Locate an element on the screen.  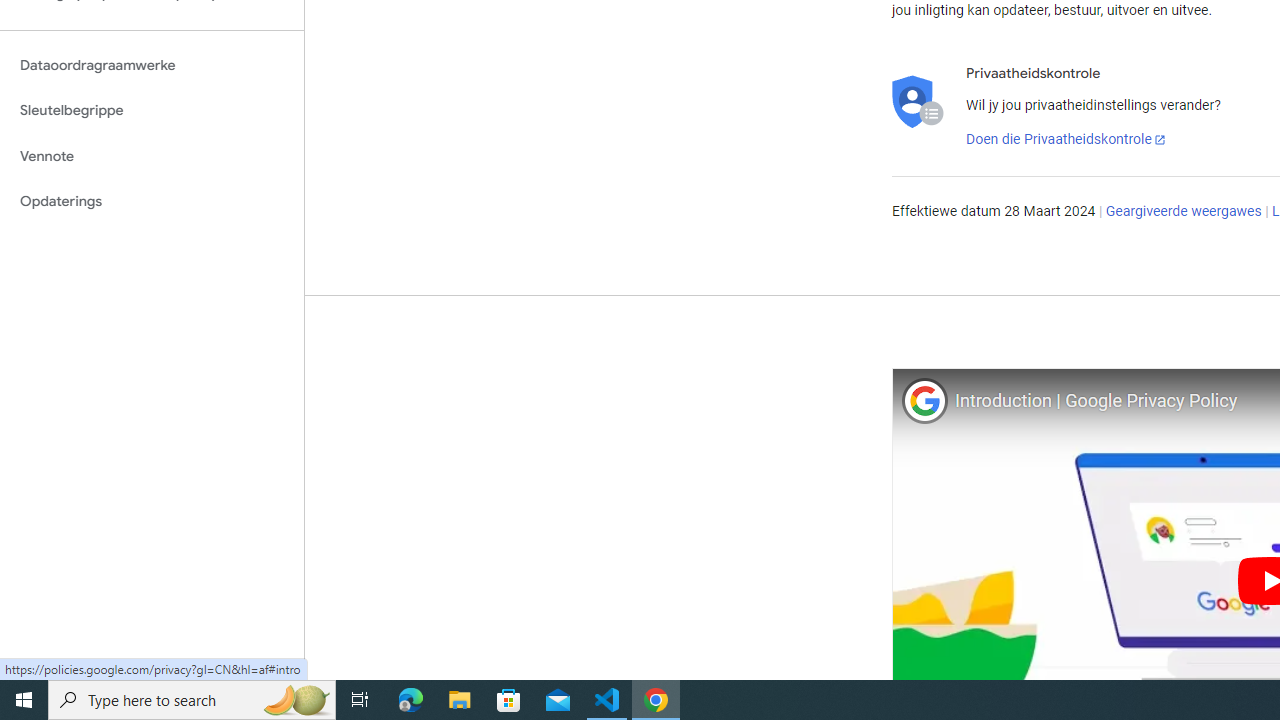
'Opdaterings' is located at coordinates (151, 201).